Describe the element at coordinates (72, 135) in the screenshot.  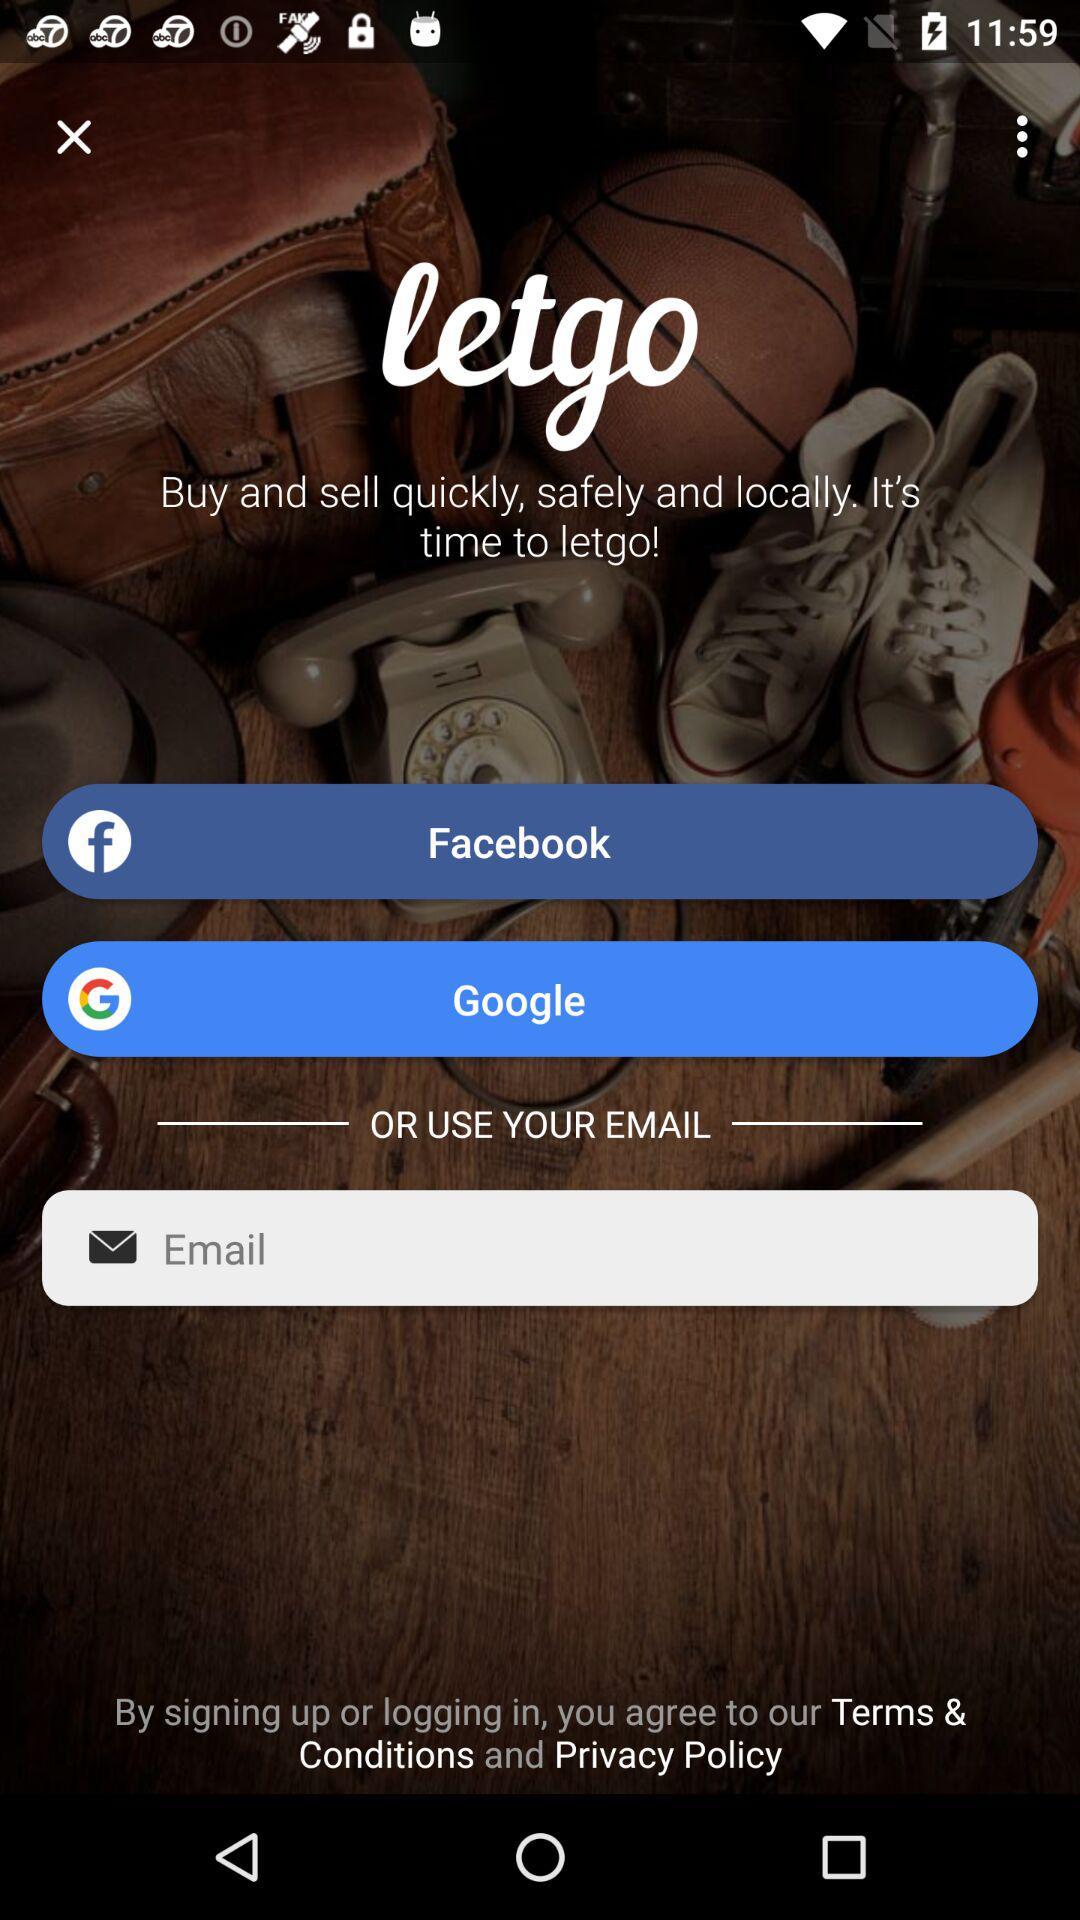
I see `page x` at that location.